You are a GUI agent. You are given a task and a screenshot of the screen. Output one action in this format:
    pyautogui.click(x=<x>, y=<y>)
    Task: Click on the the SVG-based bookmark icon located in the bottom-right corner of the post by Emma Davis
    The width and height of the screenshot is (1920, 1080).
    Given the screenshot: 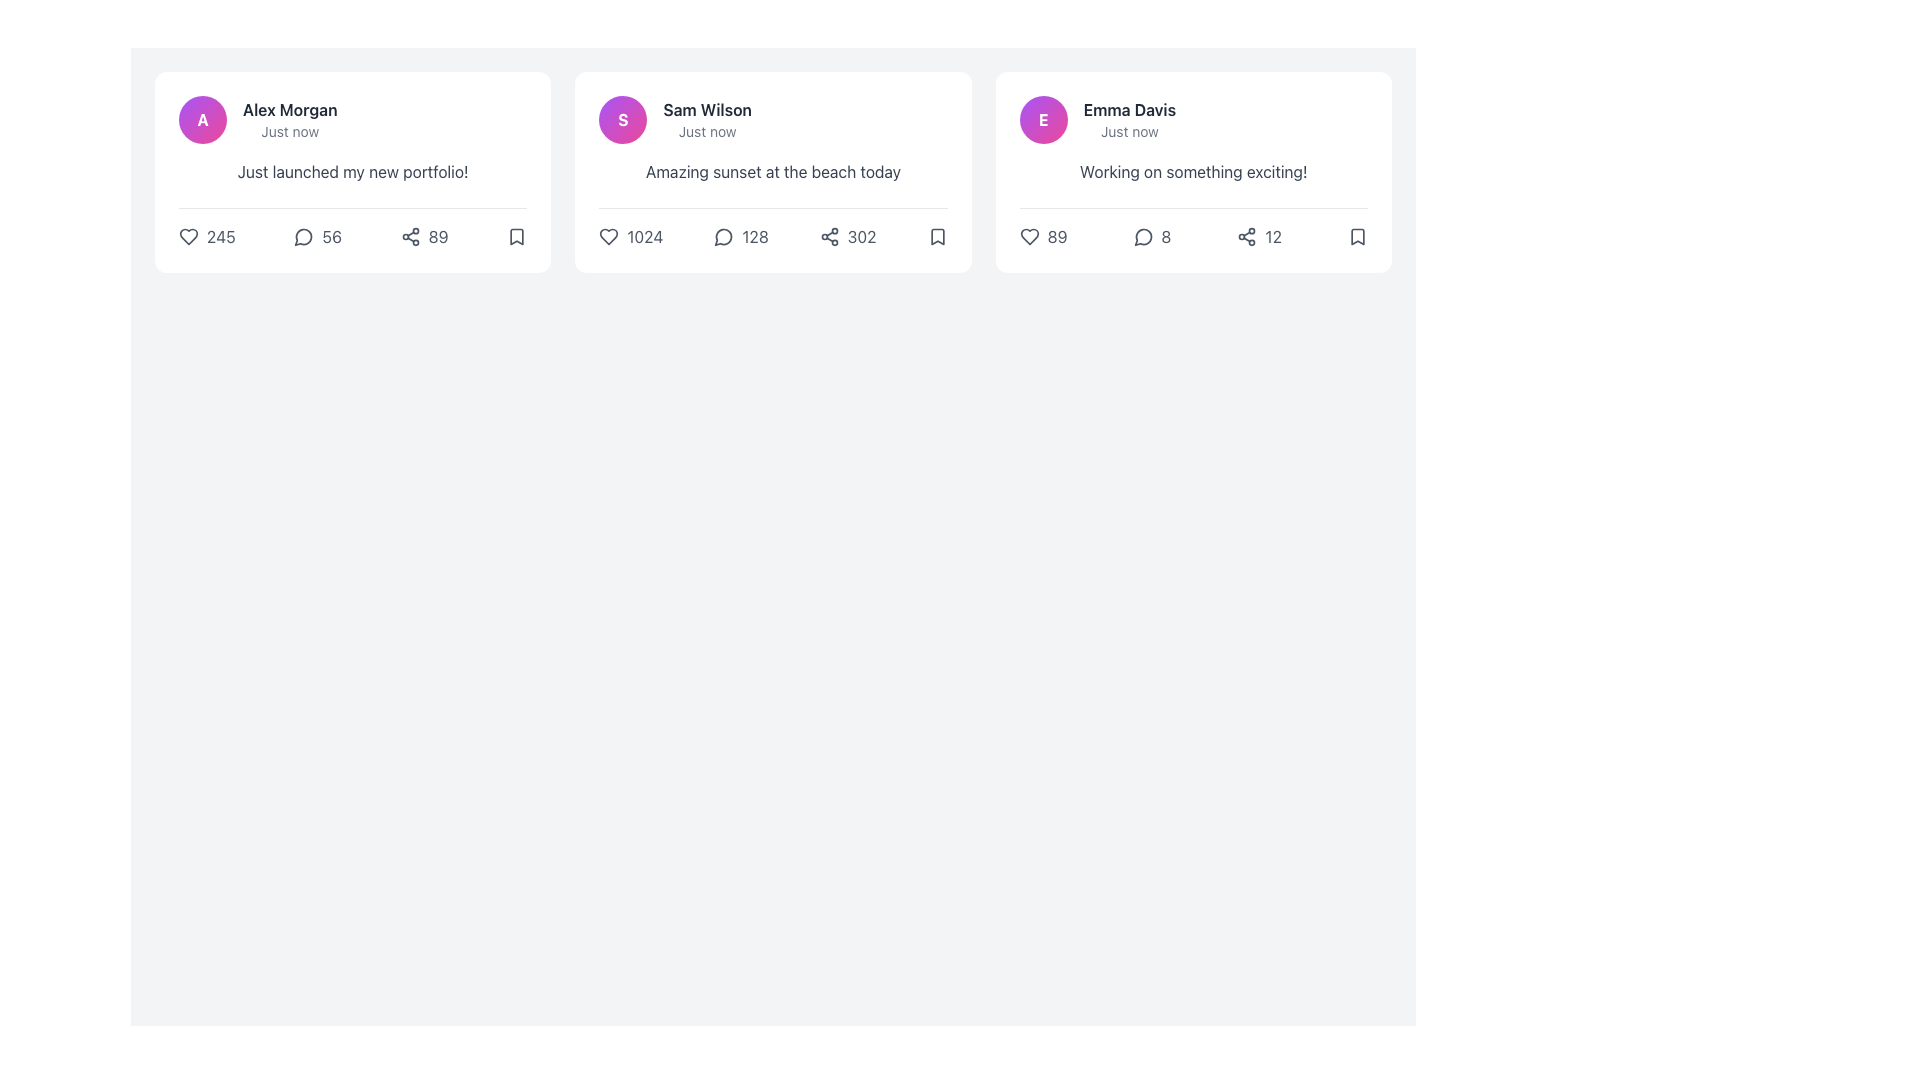 What is the action you would take?
    pyautogui.click(x=1358, y=235)
    